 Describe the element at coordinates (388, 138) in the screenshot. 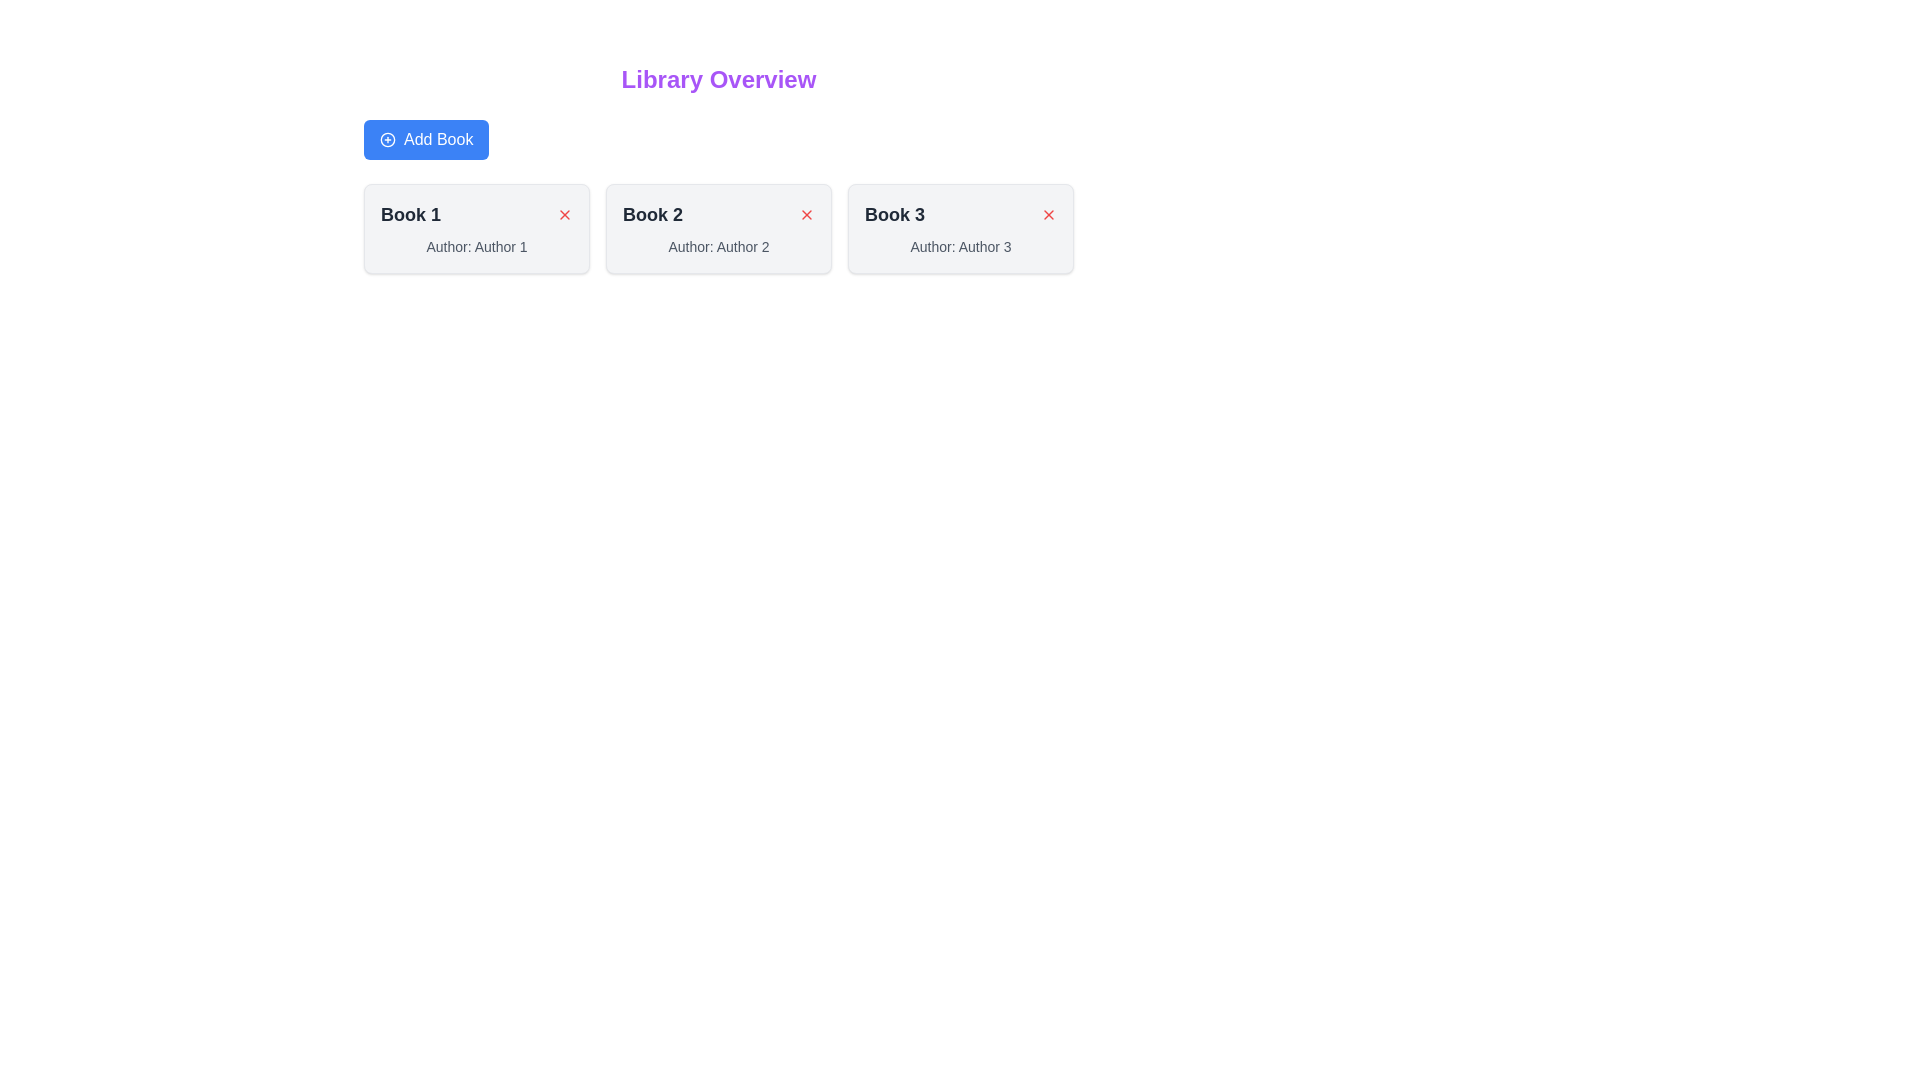

I see `the SVG Circle element that represents the 'Add Book' button, which is located near the top-left corner of the interface above the book listing section` at that location.